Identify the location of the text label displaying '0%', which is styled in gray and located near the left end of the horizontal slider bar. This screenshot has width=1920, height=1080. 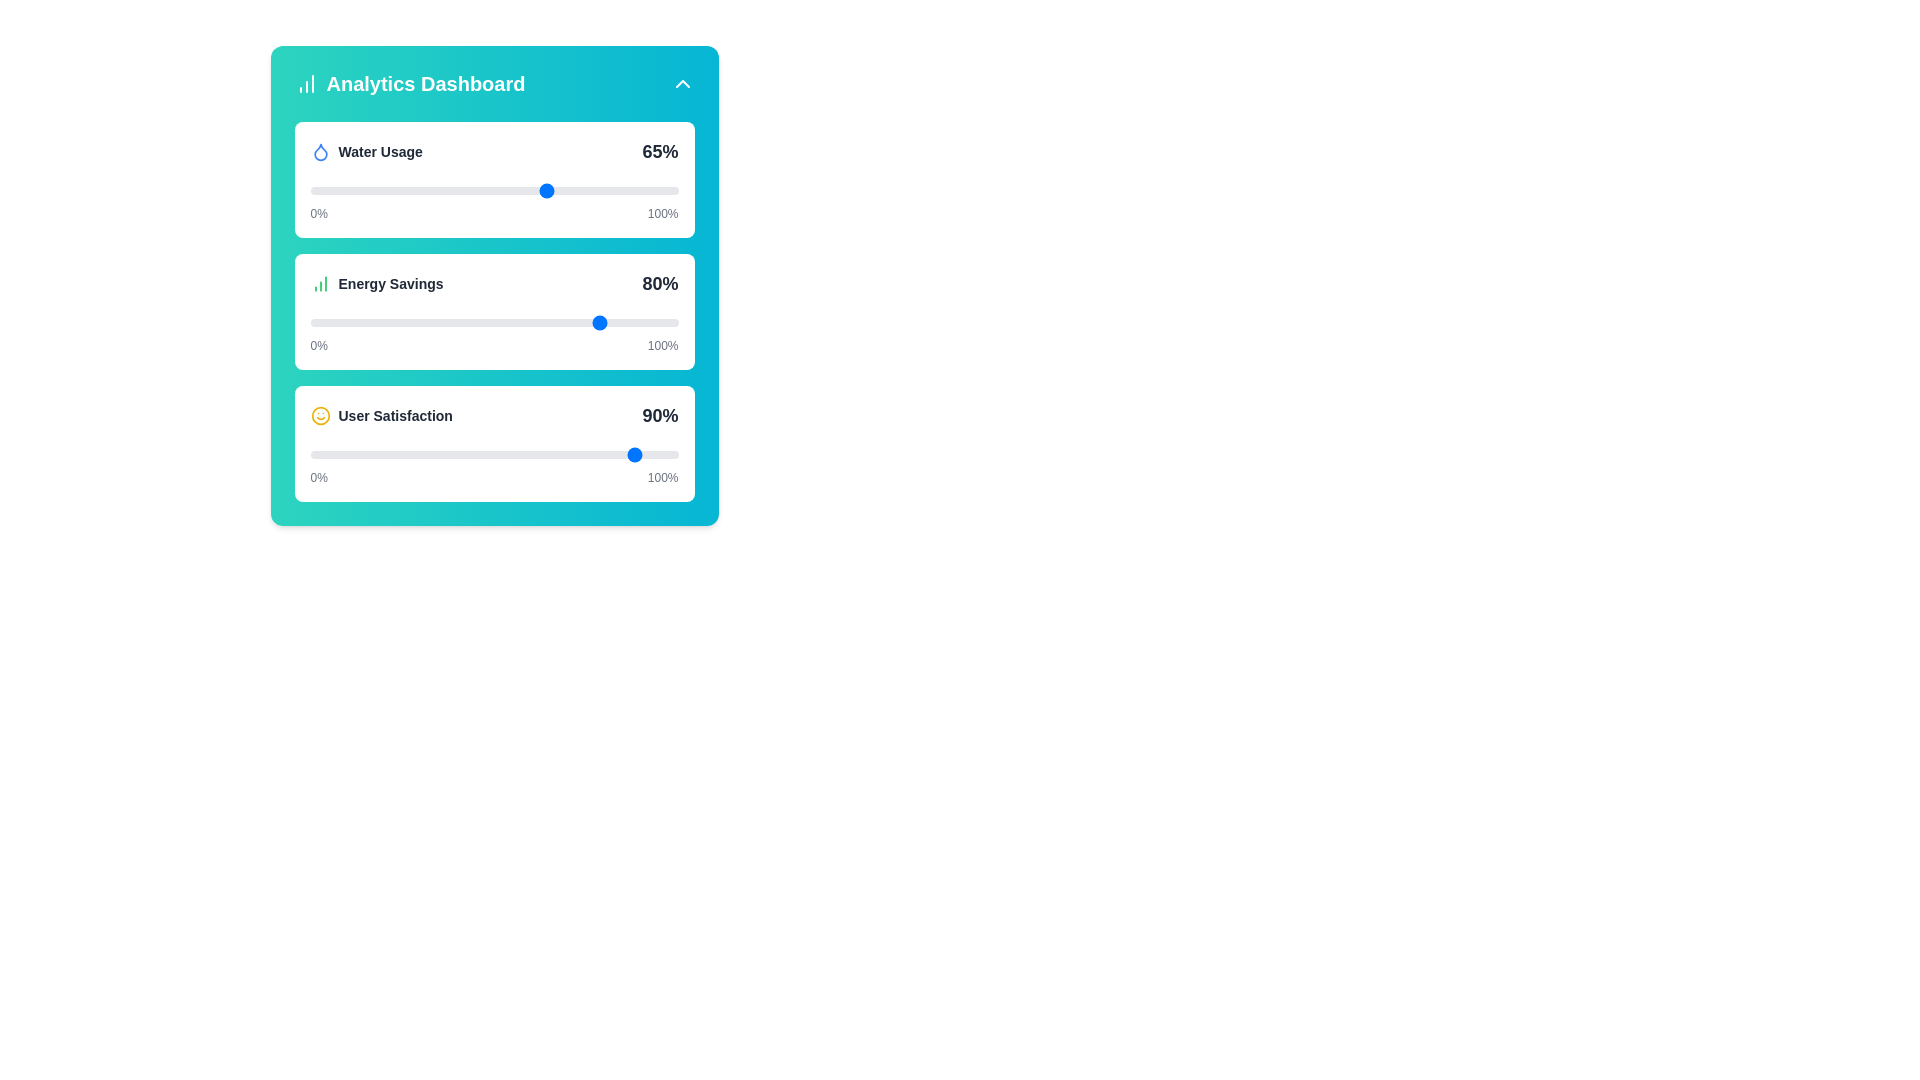
(318, 478).